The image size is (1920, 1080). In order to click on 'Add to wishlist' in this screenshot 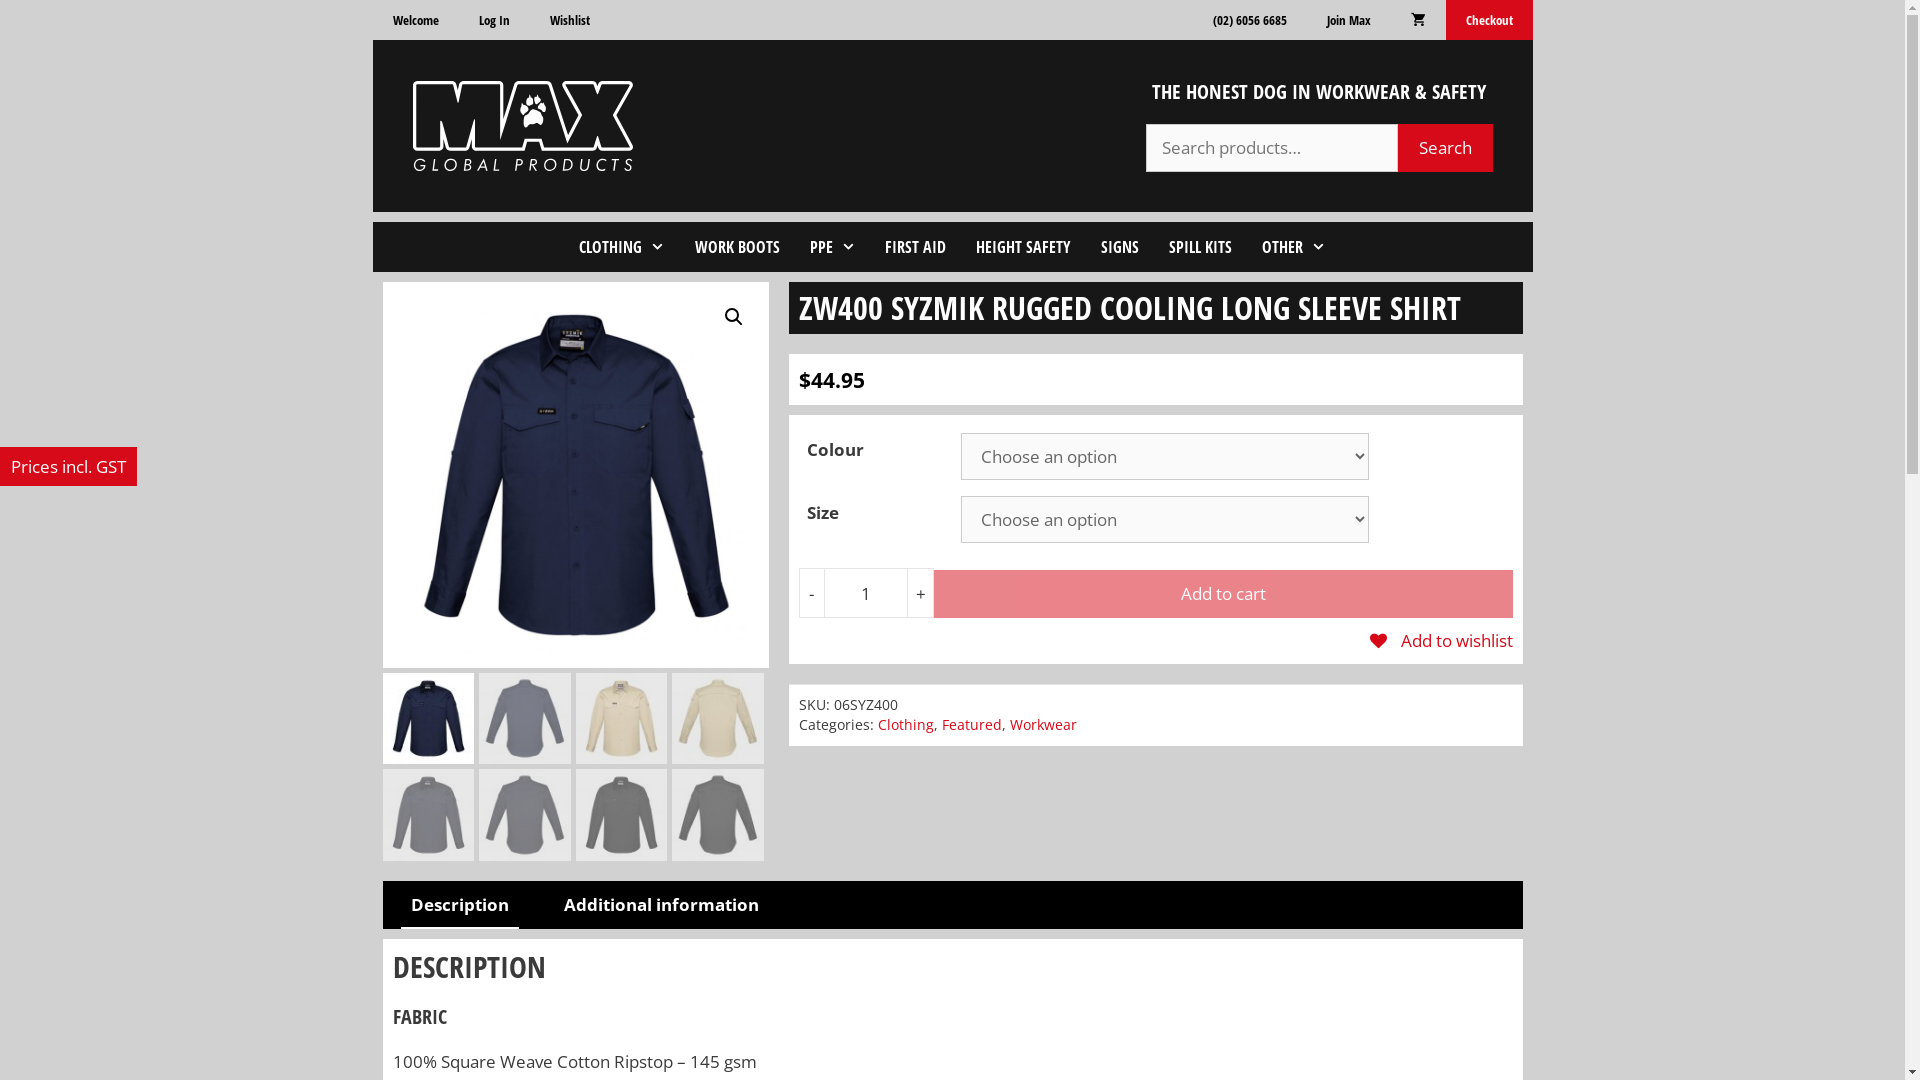, I will do `click(1441, 640)`.